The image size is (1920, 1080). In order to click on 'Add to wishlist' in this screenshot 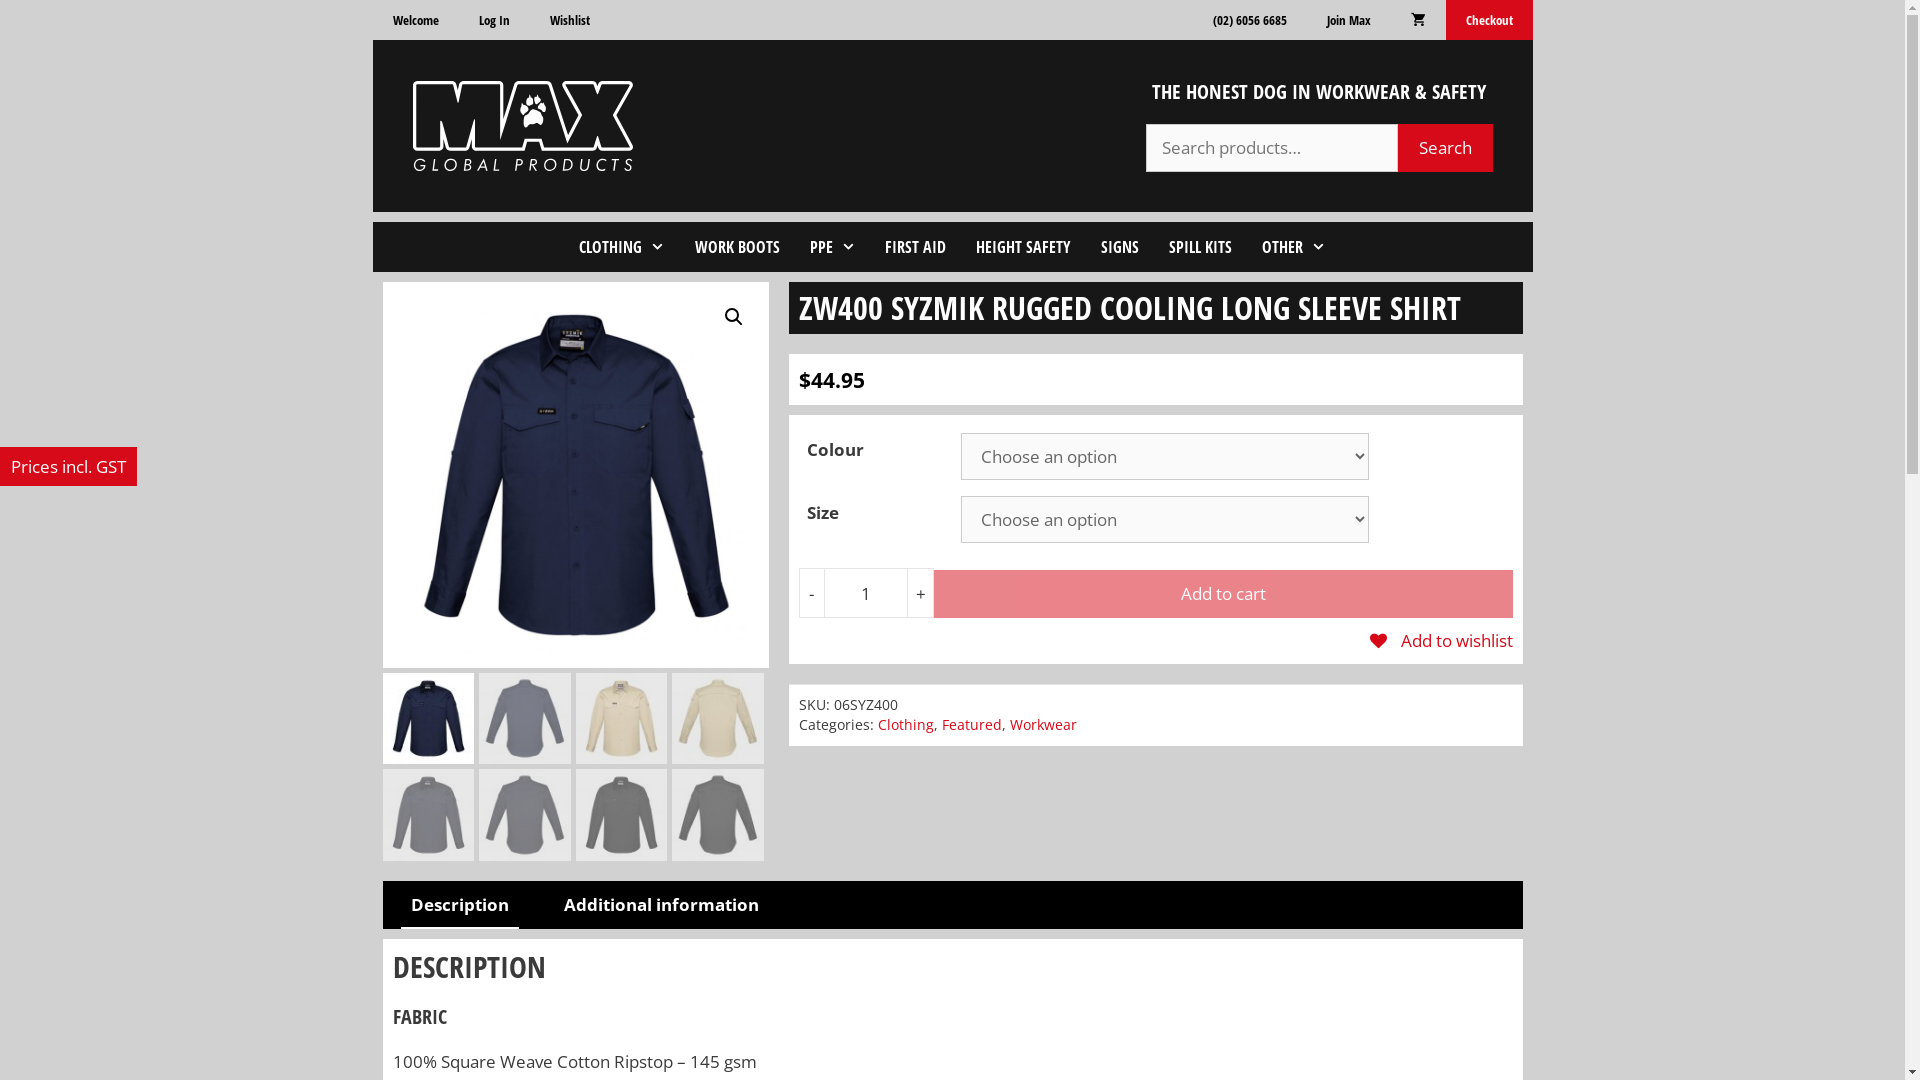, I will do `click(1441, 640)`.